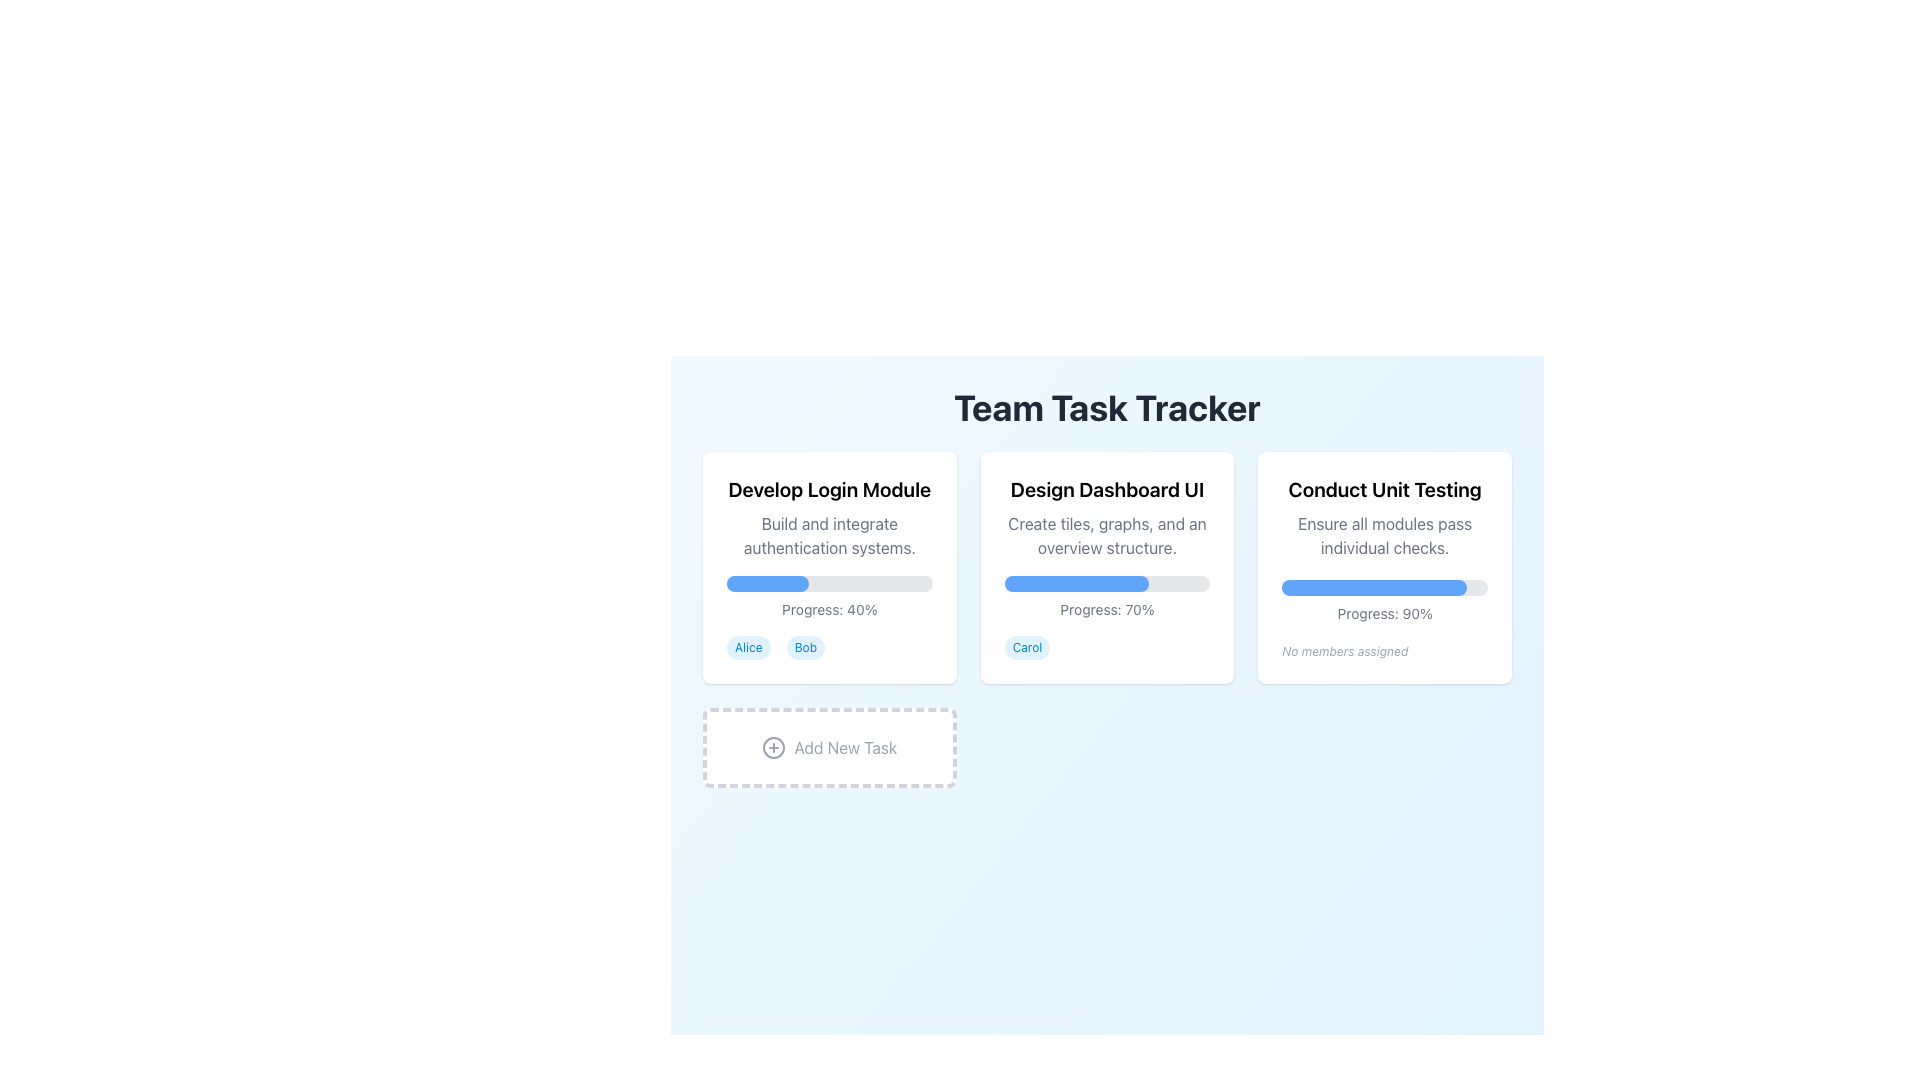  What do you see at coordinates (805, 648) in the screenshot?
I see `text of the second badge under the 'Develop Login Module' section, which visually indicates the assigned team member's name for the task` at bounding box center [805, 648].